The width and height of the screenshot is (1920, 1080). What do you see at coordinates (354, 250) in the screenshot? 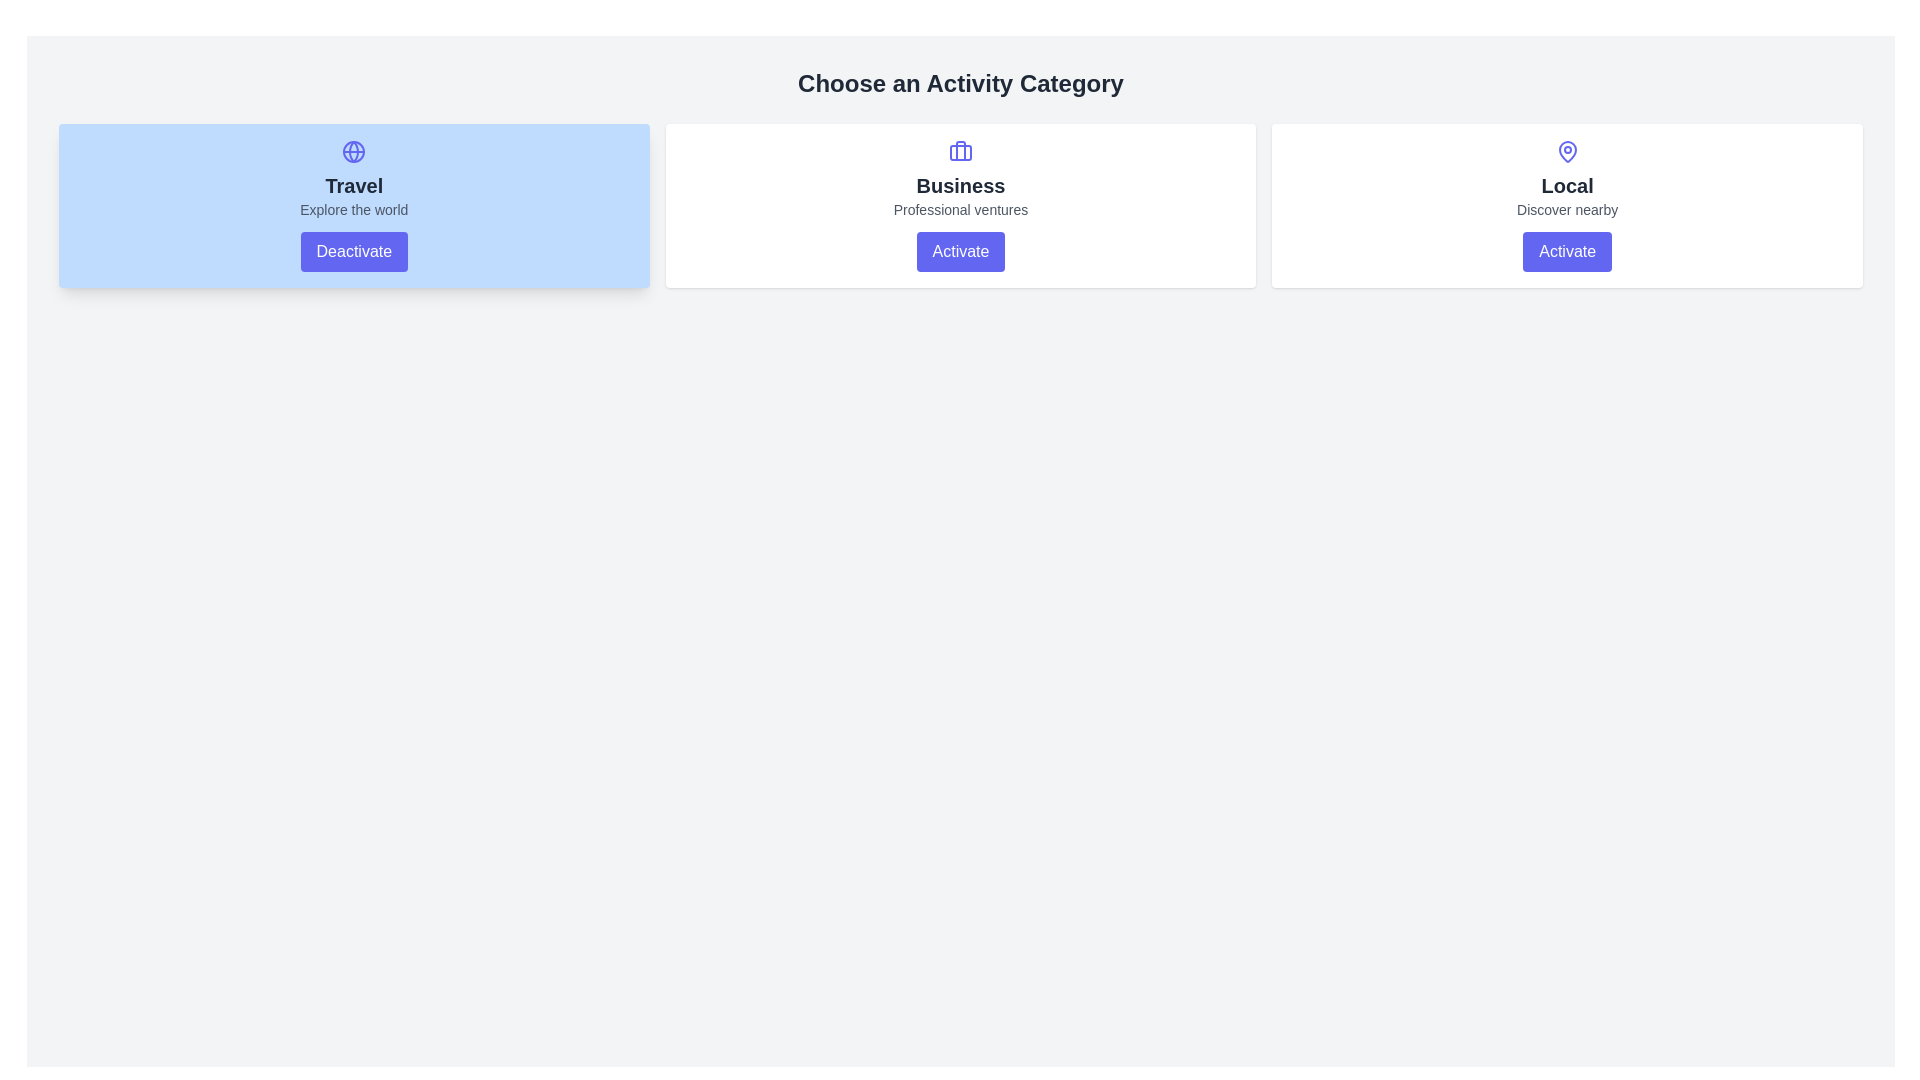
I see `the 'Deactivate' button, which is a rectangular button with white text on a blue background, located below the text 'Travel\nExplore the world' in the lower middle area of the Travel card` at bounding box center [354, 250].